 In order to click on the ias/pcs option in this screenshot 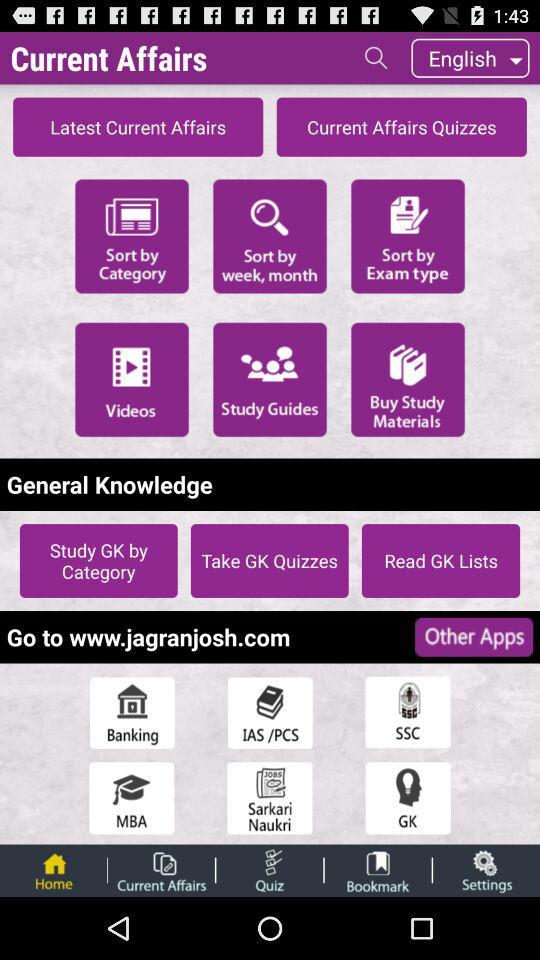, I will do `click(270, 712)`.